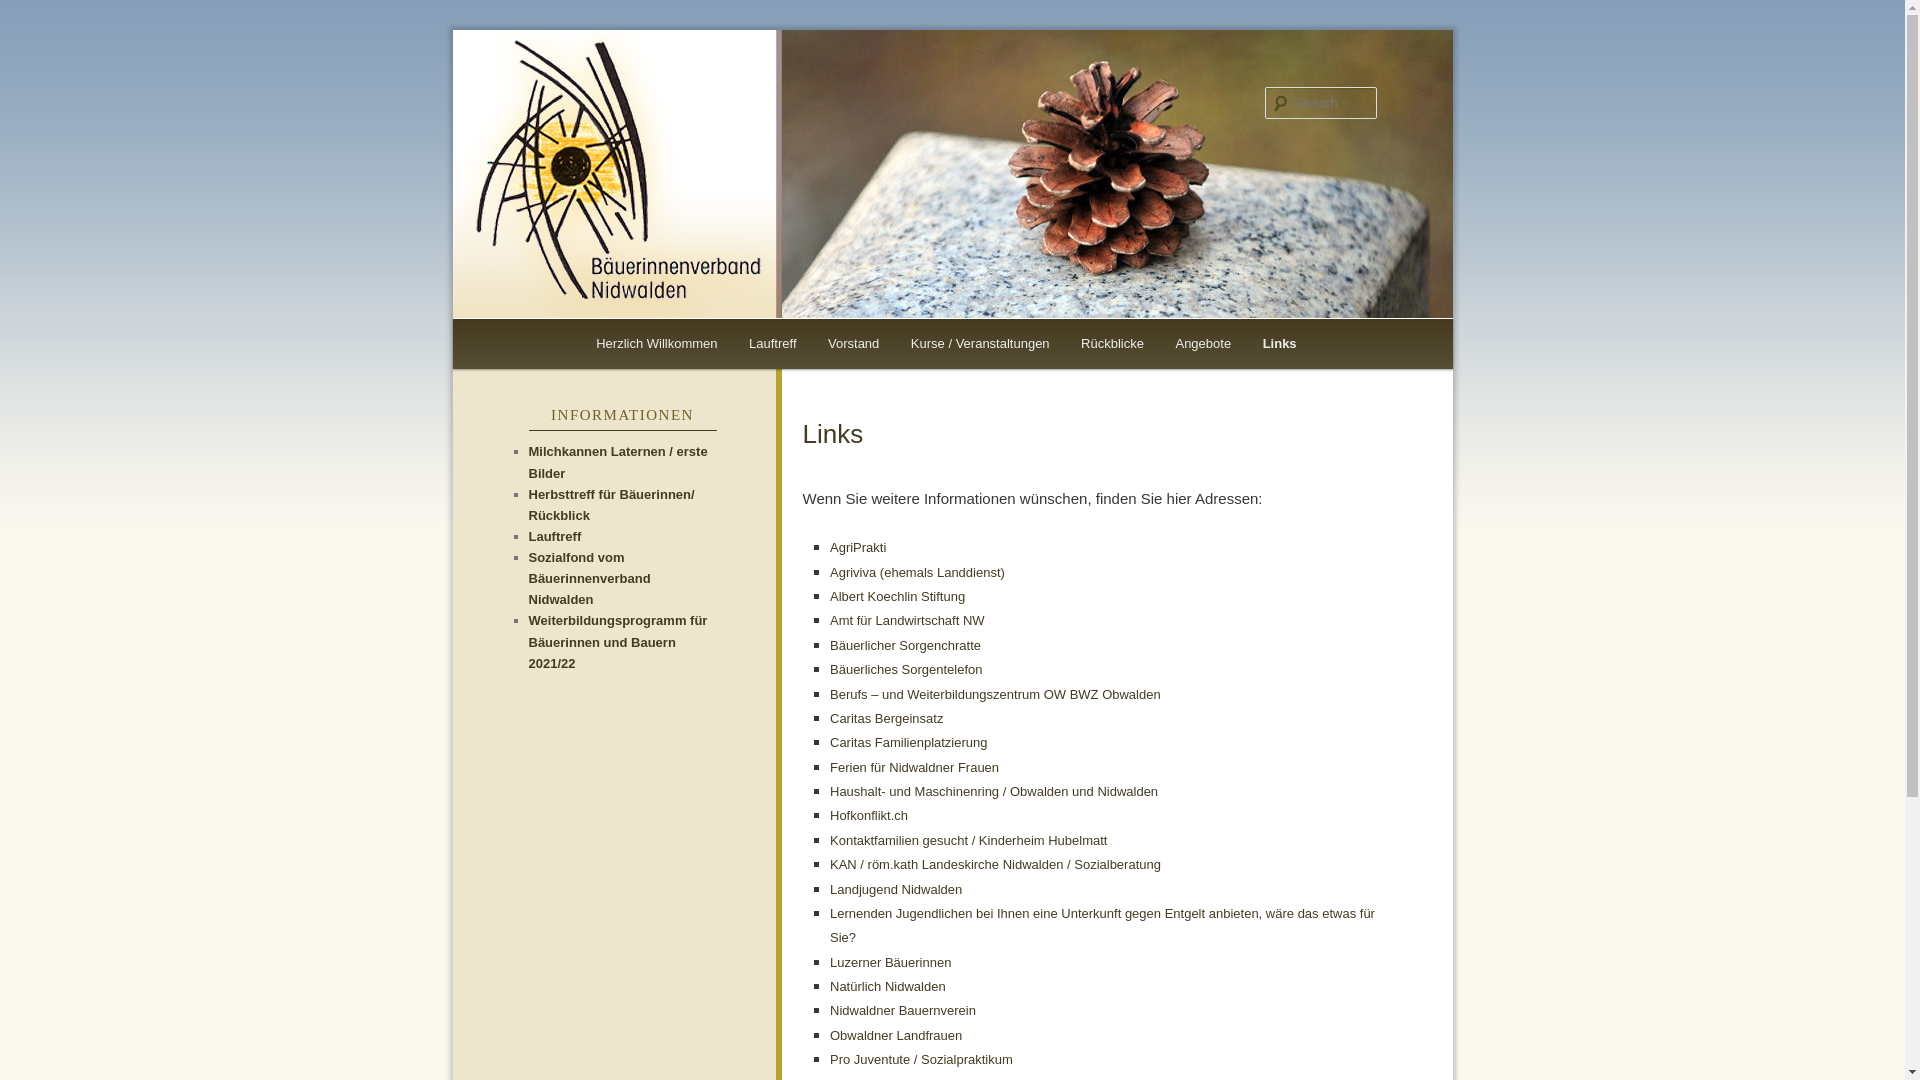  What do you see at coordinates (1278, 342) in the screenshot?
I see `'Links'` at bounding box center [1278, 342].